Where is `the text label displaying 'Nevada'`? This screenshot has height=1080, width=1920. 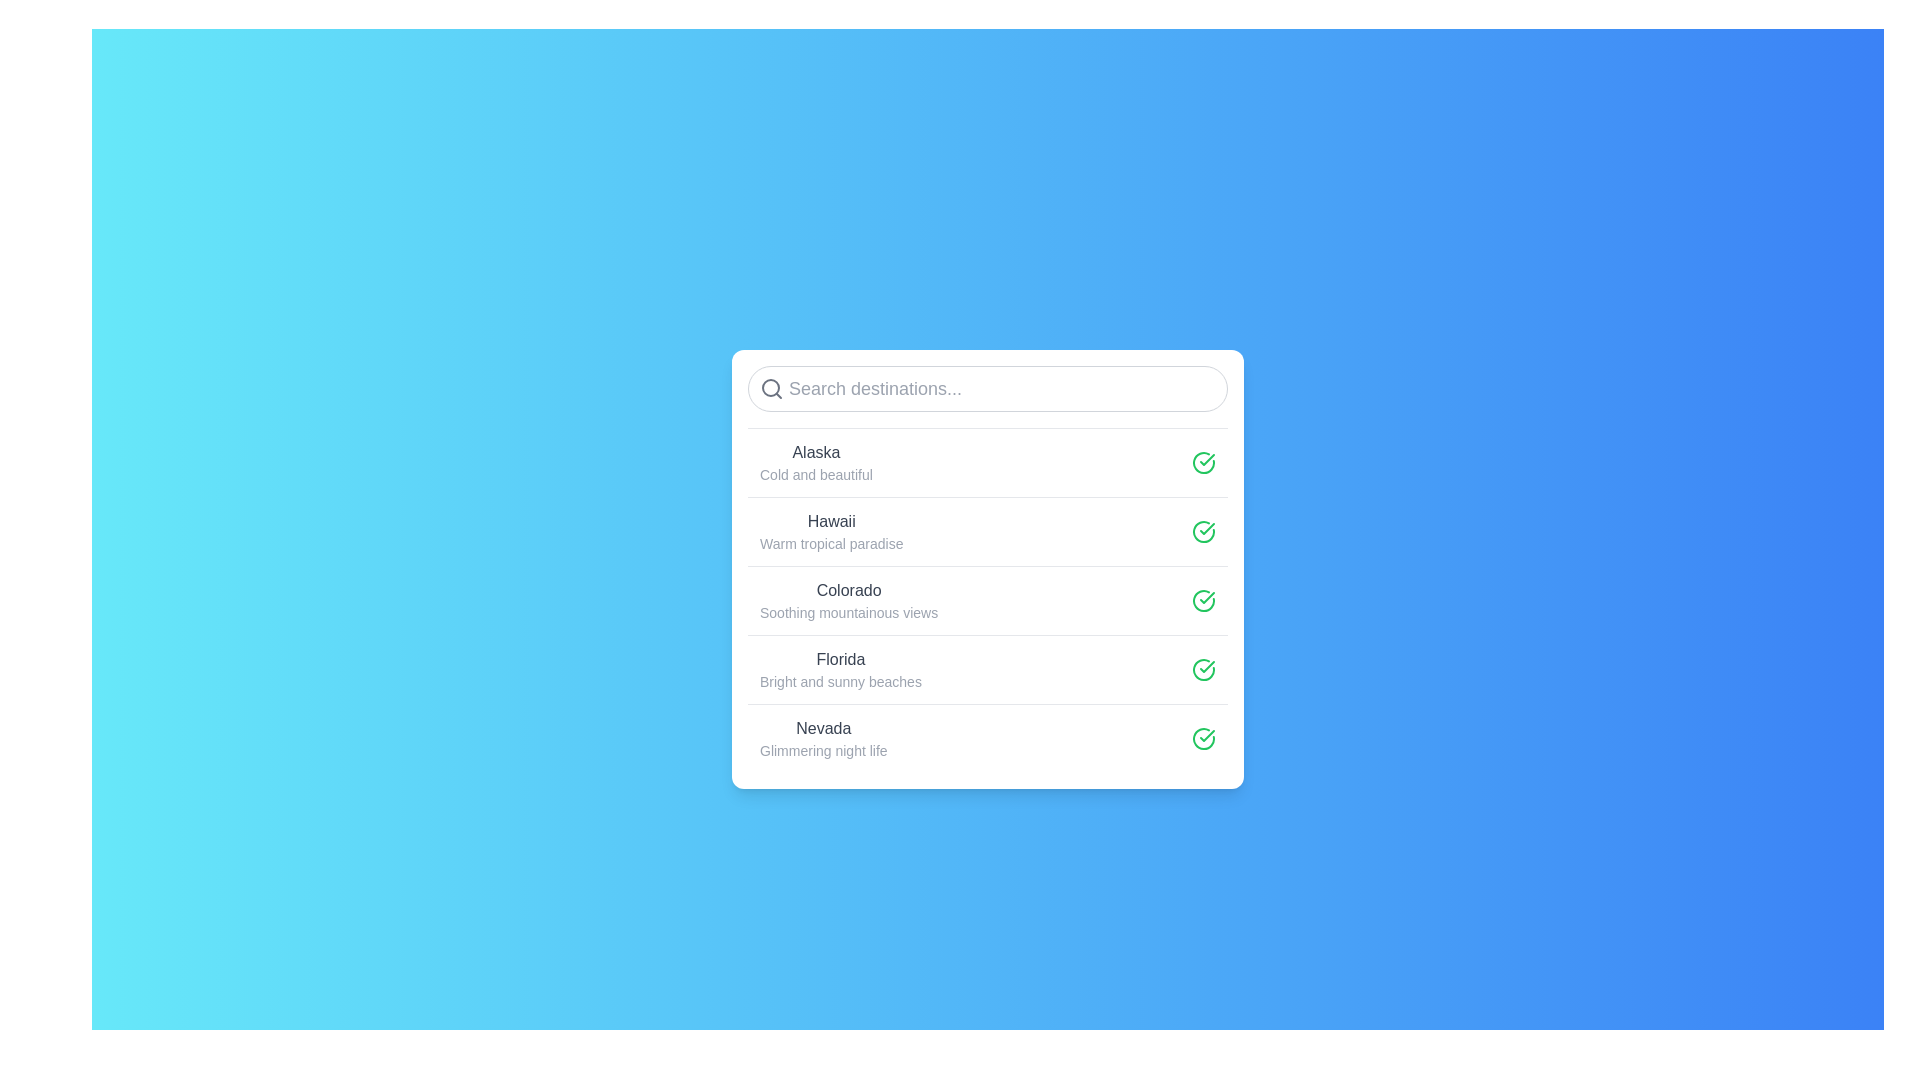 the text label displaying 'Nevada' is located at coordinates (823, 738).